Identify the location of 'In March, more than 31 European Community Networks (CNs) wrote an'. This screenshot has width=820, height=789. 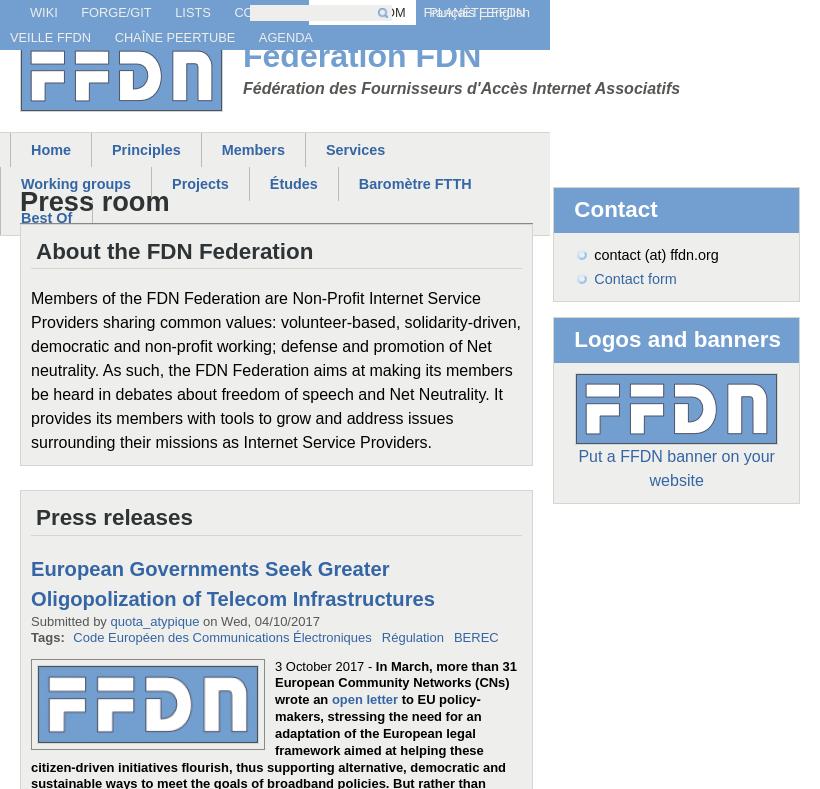
(395, 681).